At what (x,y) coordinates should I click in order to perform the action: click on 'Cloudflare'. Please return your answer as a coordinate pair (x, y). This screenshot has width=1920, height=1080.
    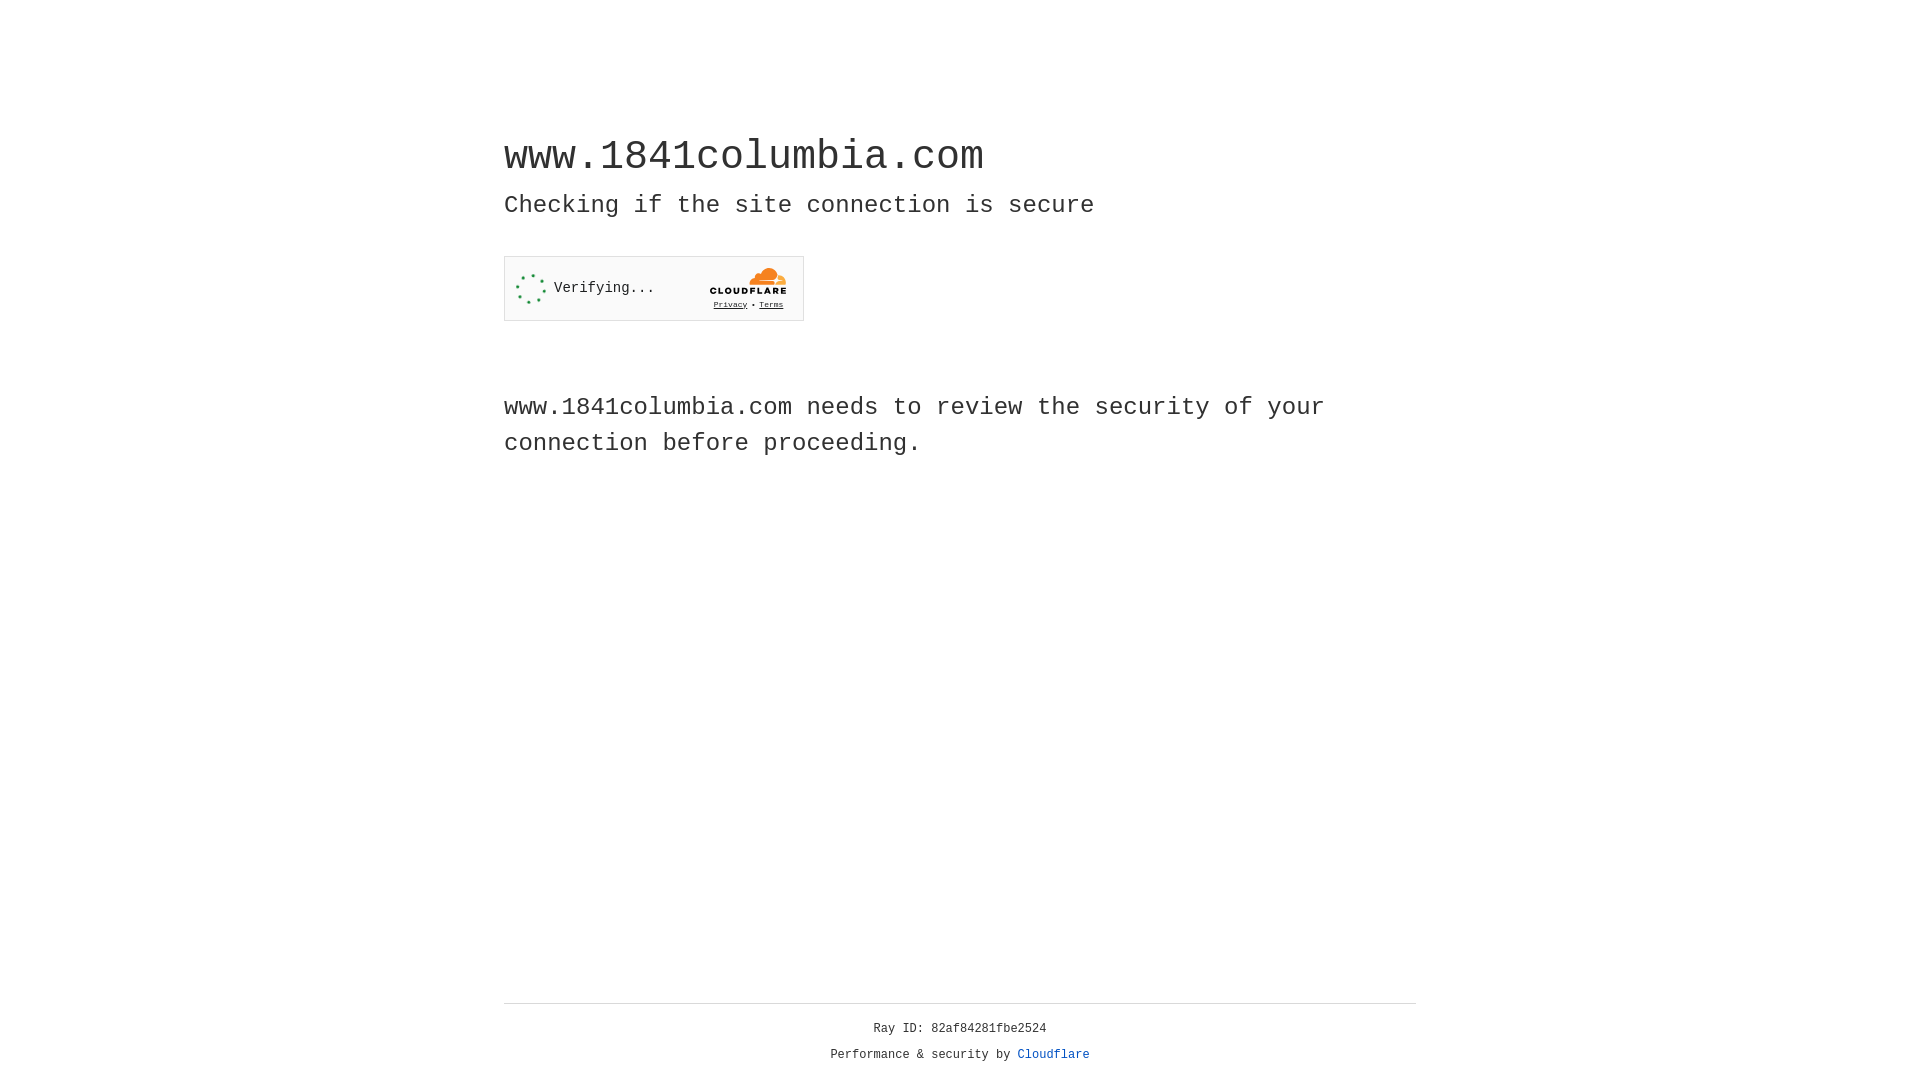
    Looking at the image, I should click on (1017, 1054).